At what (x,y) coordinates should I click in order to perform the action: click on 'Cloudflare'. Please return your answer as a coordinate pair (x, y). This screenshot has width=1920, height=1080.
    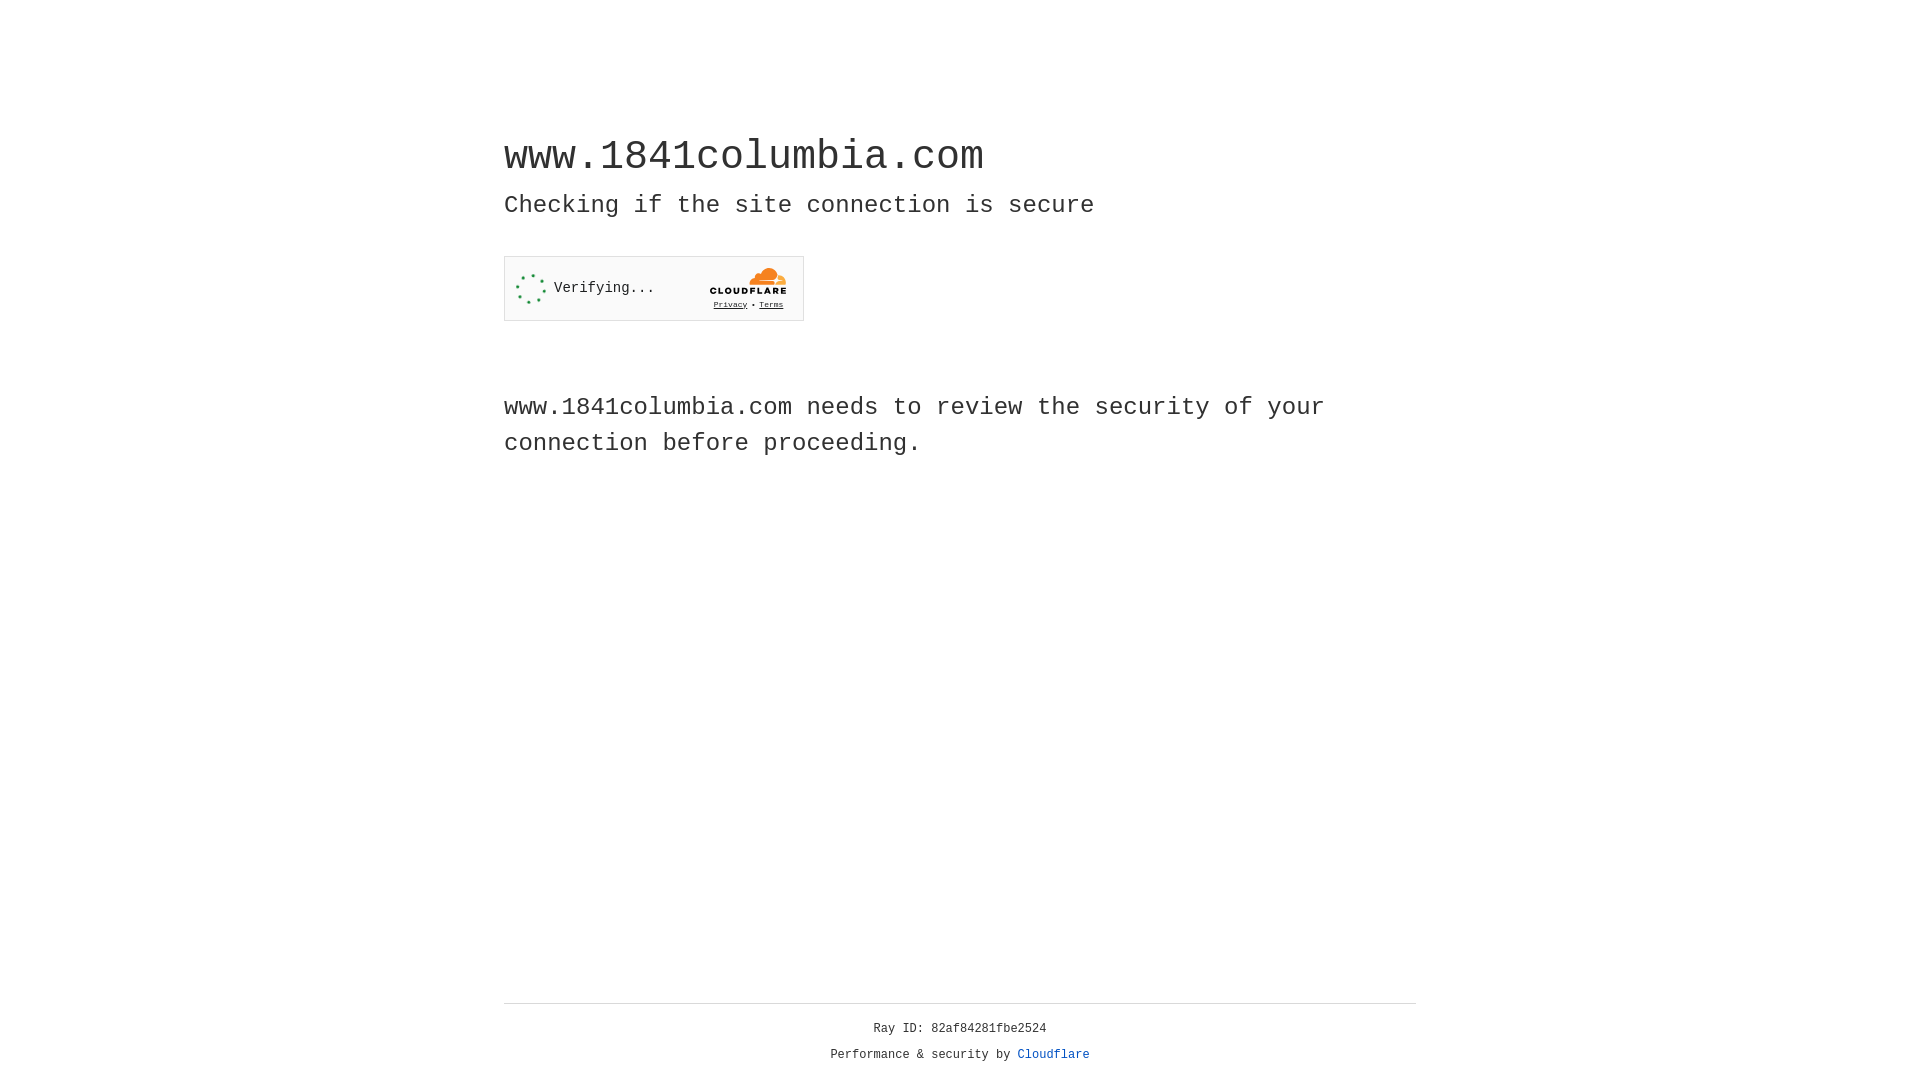
    Looking at the image, I should click on (1017, 1054).